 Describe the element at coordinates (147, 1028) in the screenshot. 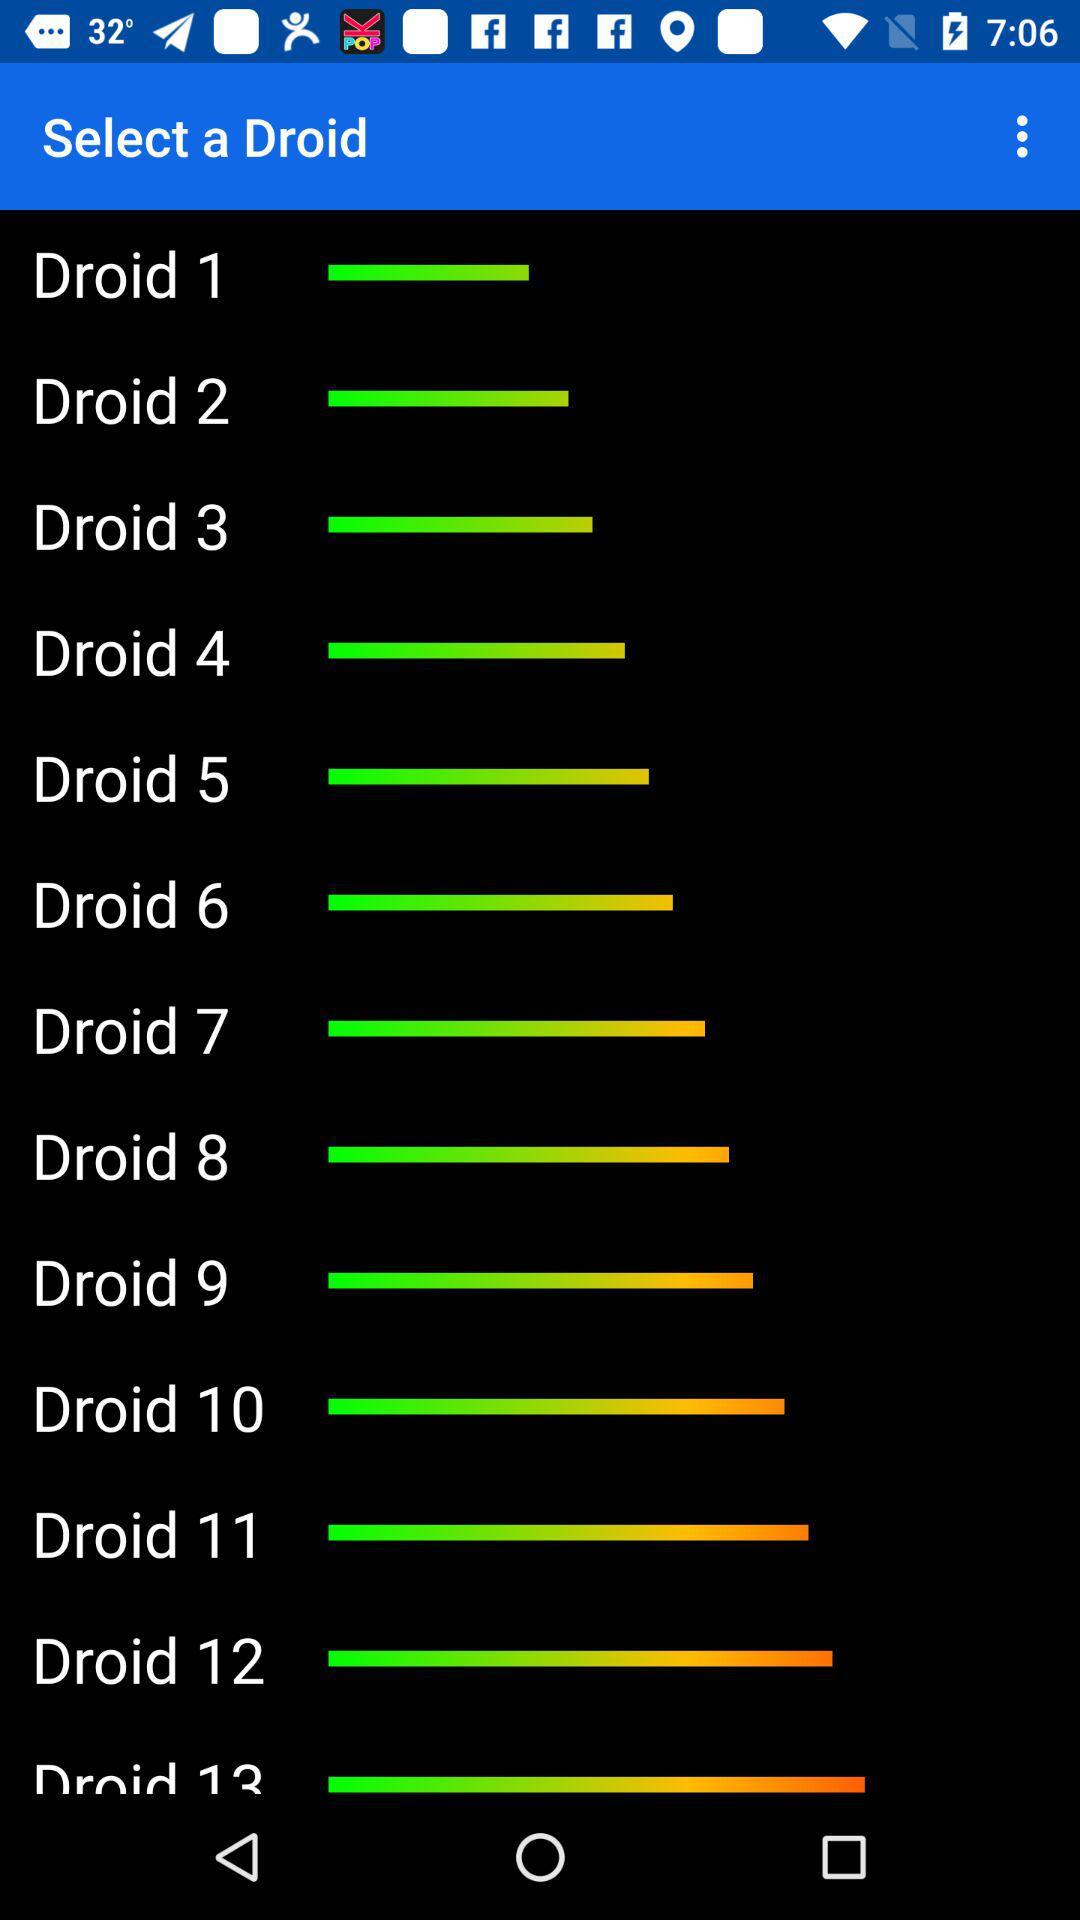

I see `the droid 7 app` at that location.